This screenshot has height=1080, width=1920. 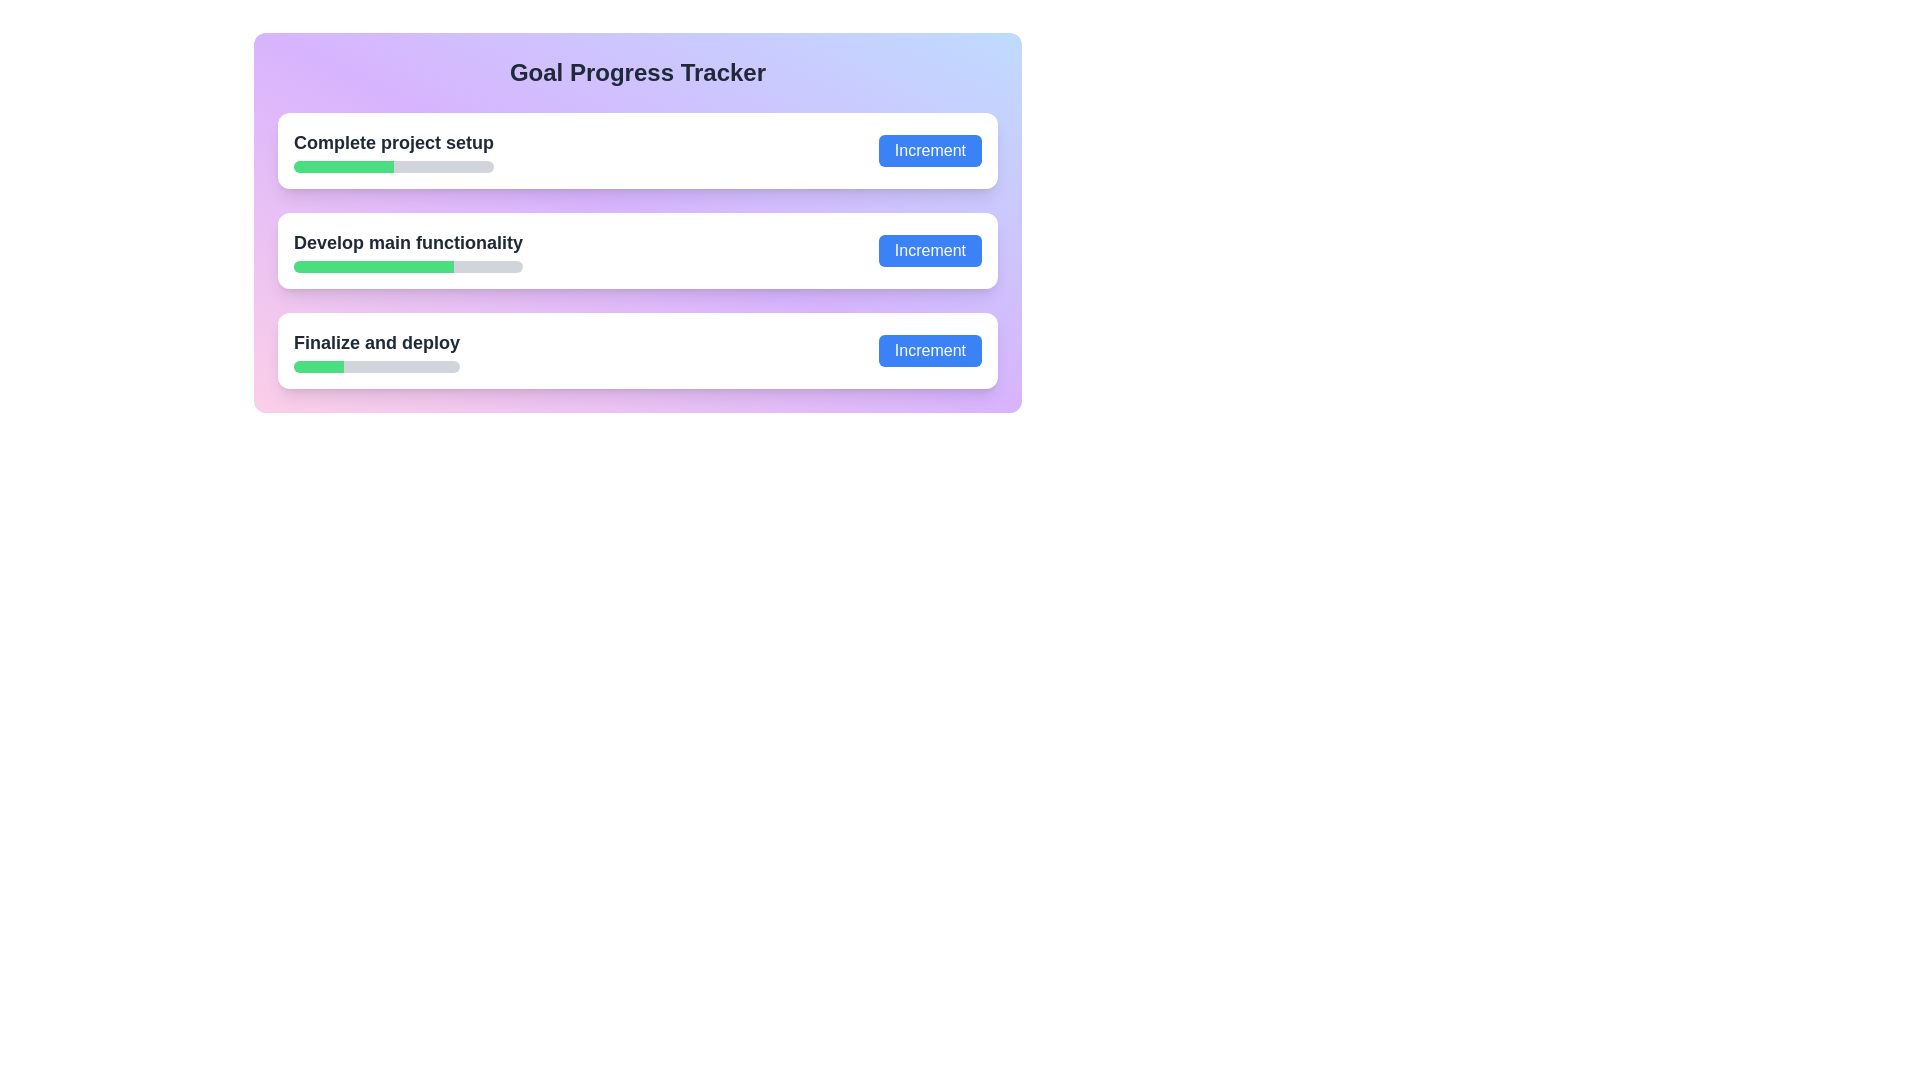 What do you see at coordinates (377, 350) in the screenshot?
I see `the Progress indicator for the task 'Finalize and deploy' in the Goal Progress Tracker, which is the third item in the list of progress tasks` at bounding box center [377, 350].